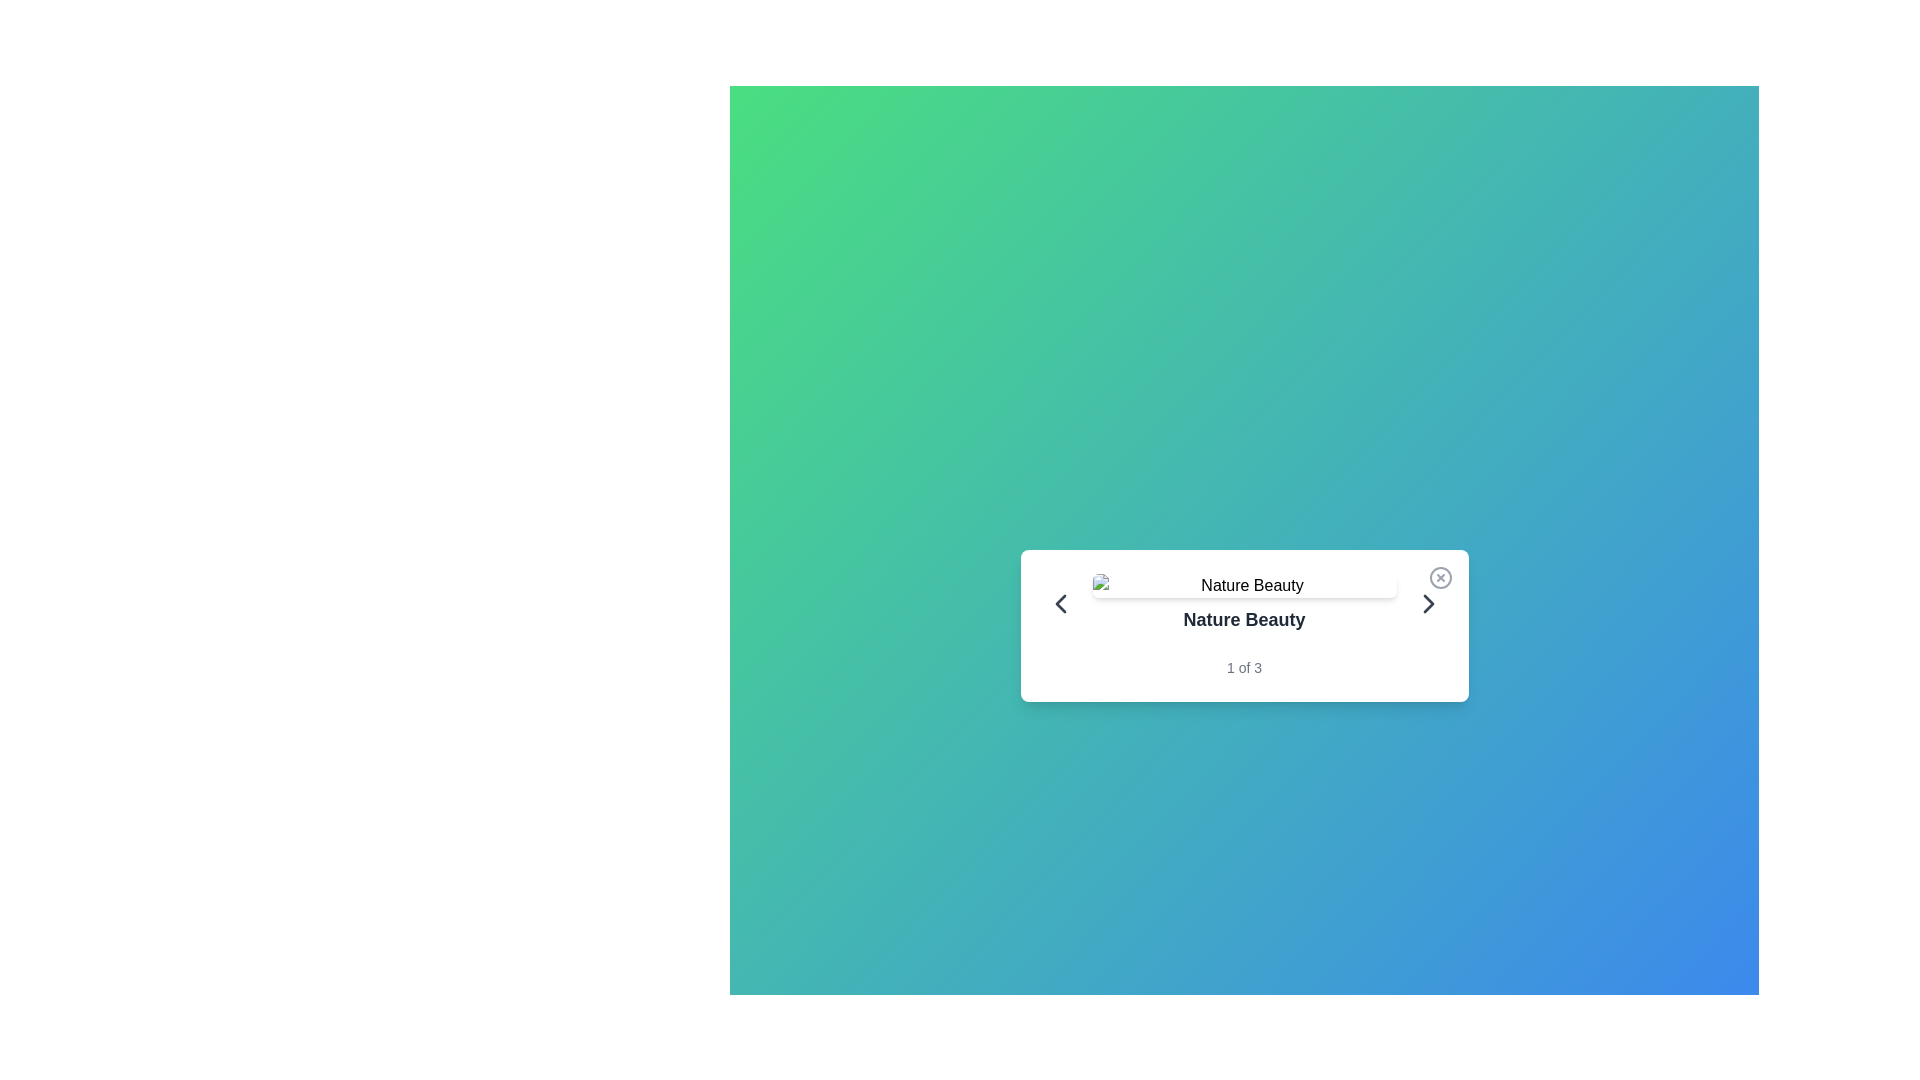 The width and height of the screenshot is (1920, 1080). What do you see at coordinates (1059, 603) in the screenshot?
I see `the left-chevron icon, which is a triangular arrowhead pointing left, located on the far left side of the navigation button to trigger hover effects` at bounding box center [1059, 603].